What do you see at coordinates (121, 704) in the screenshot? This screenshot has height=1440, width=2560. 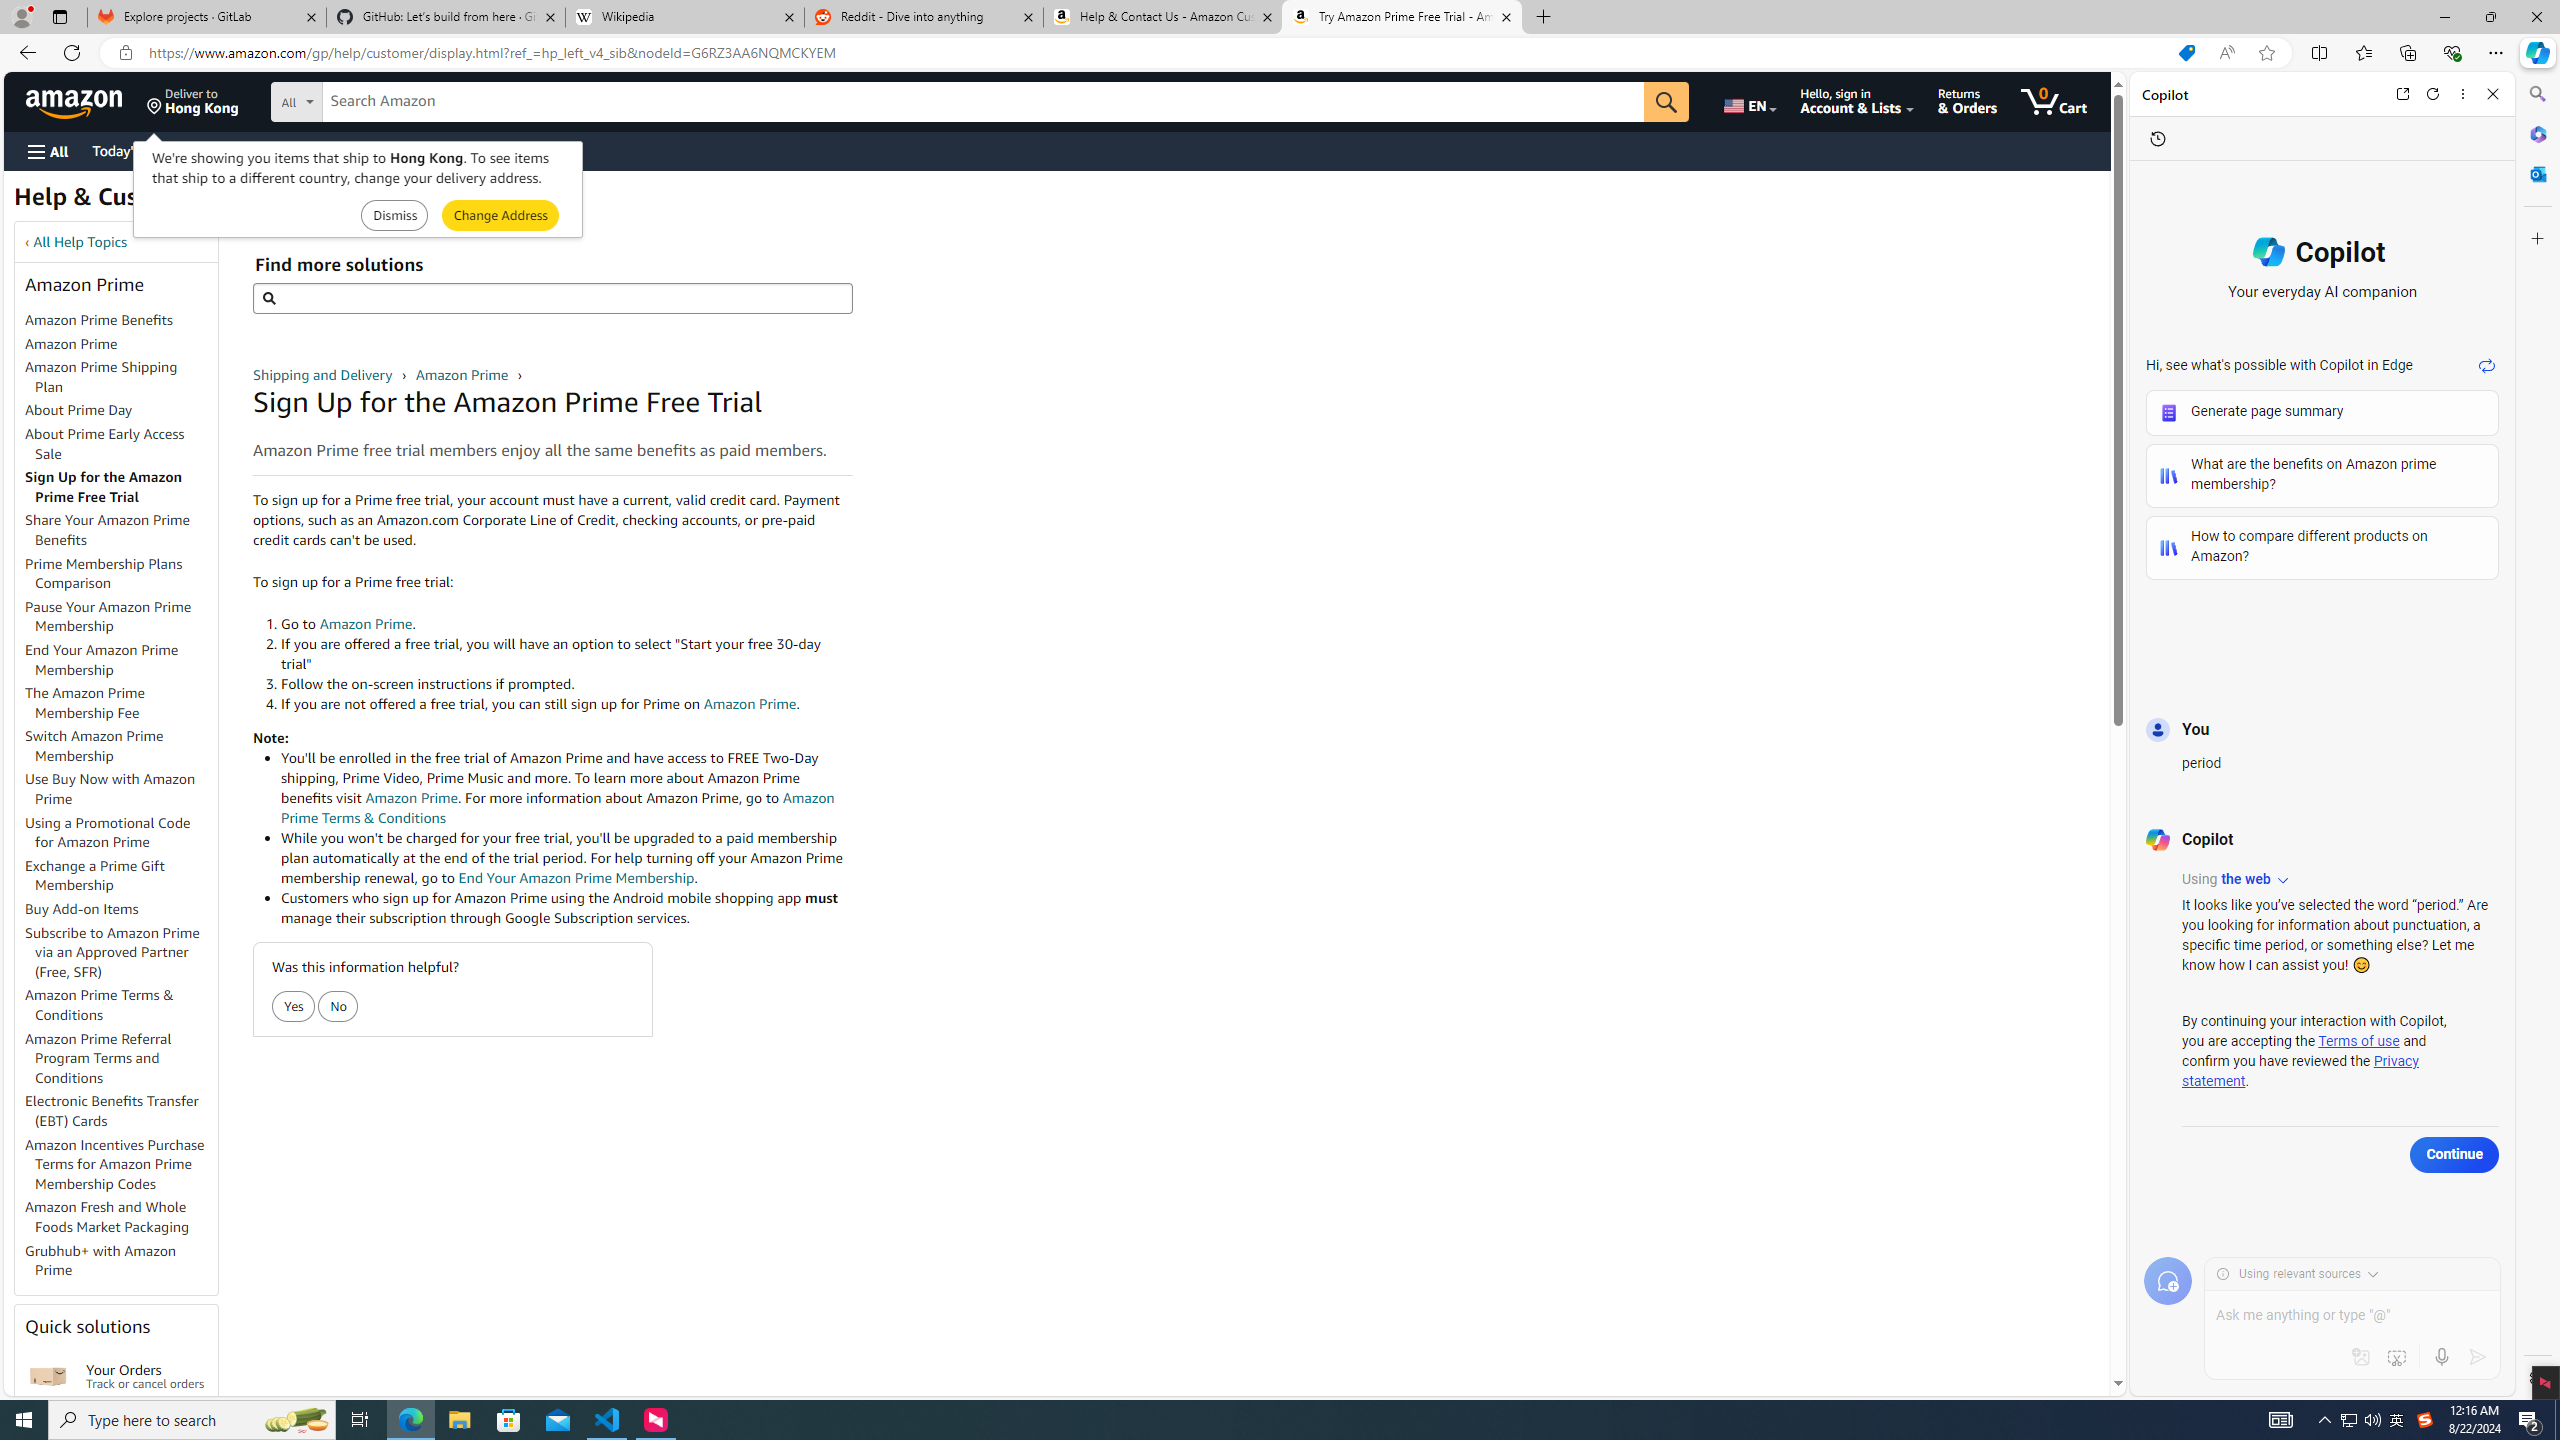 I see `'The Amazon Prime Membership Fee'` at bounding box center [121, 704].